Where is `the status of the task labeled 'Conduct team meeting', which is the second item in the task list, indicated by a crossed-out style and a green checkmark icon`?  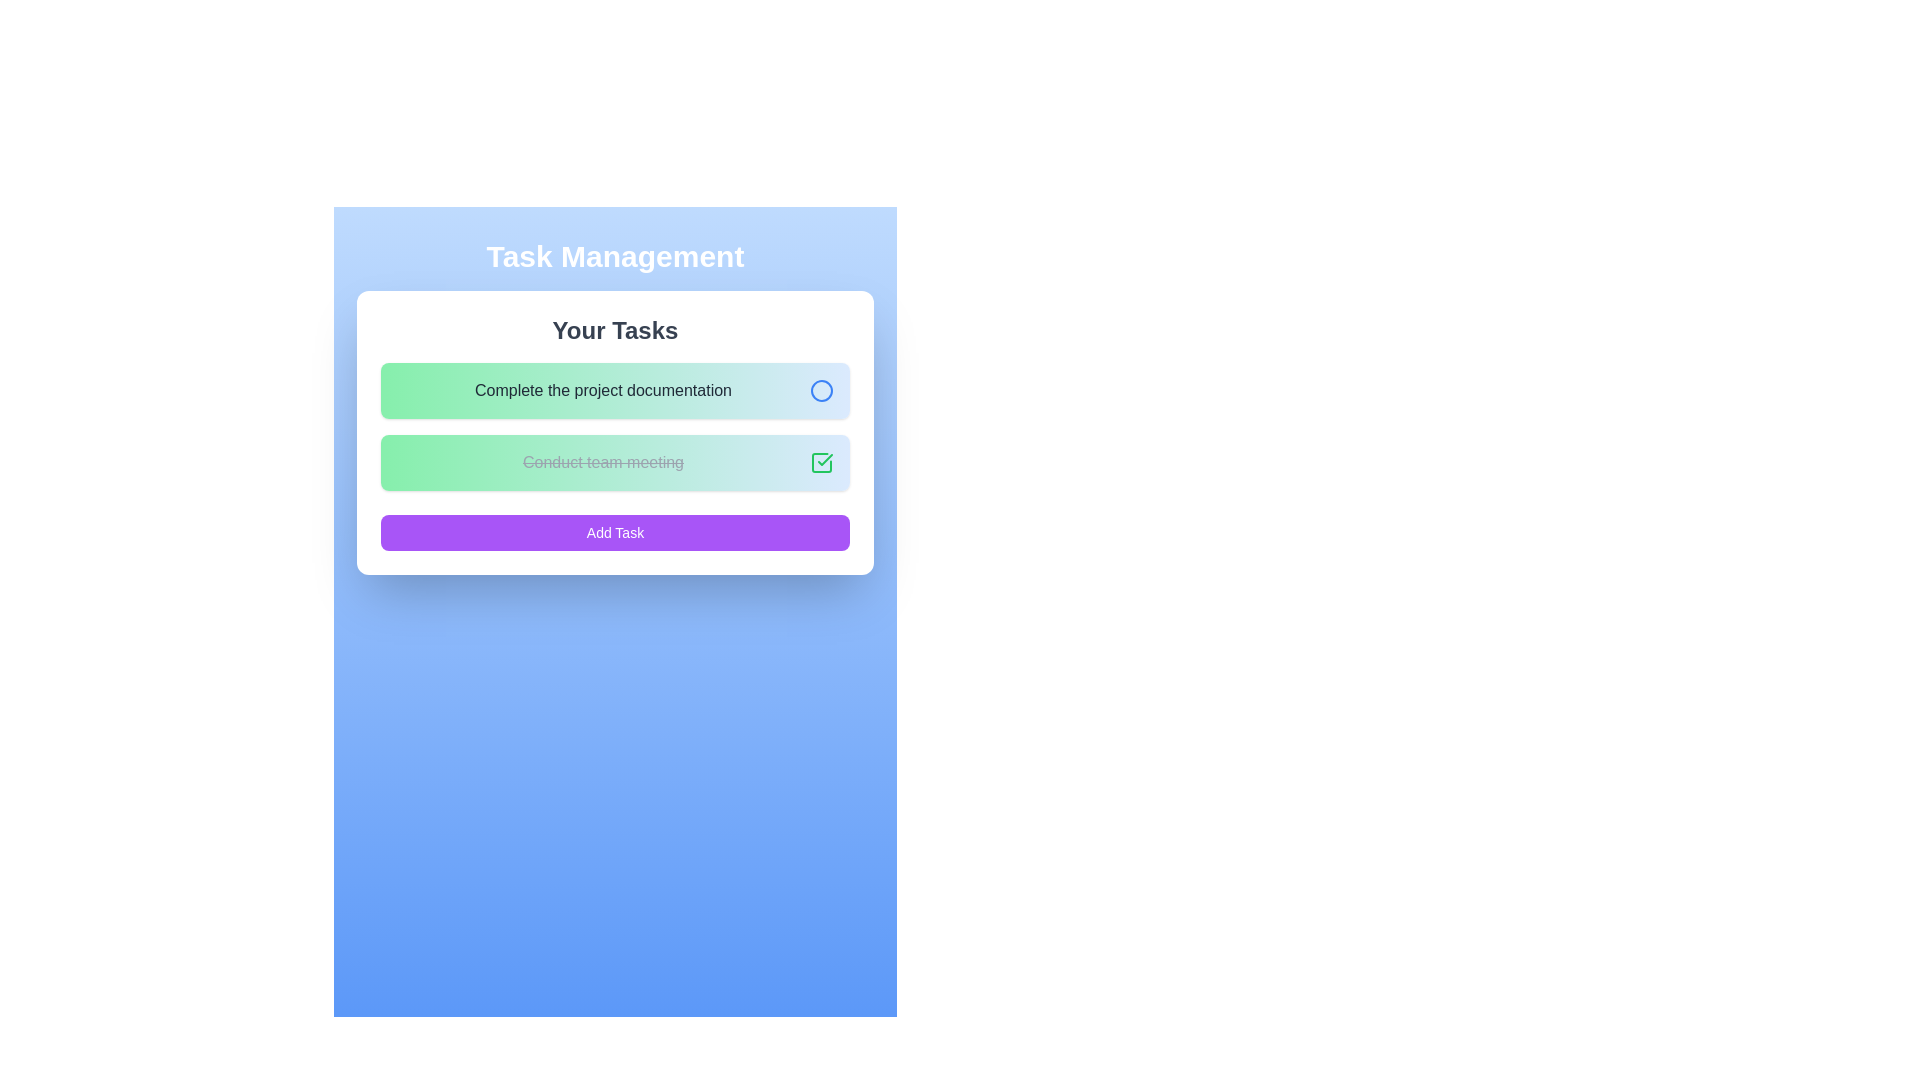
the status of the task labeled 'Conduct team meeting', which is the second item in the task list, indicated by a crossed-out style and a green checkmark icon is located at coordinates (614, 462).